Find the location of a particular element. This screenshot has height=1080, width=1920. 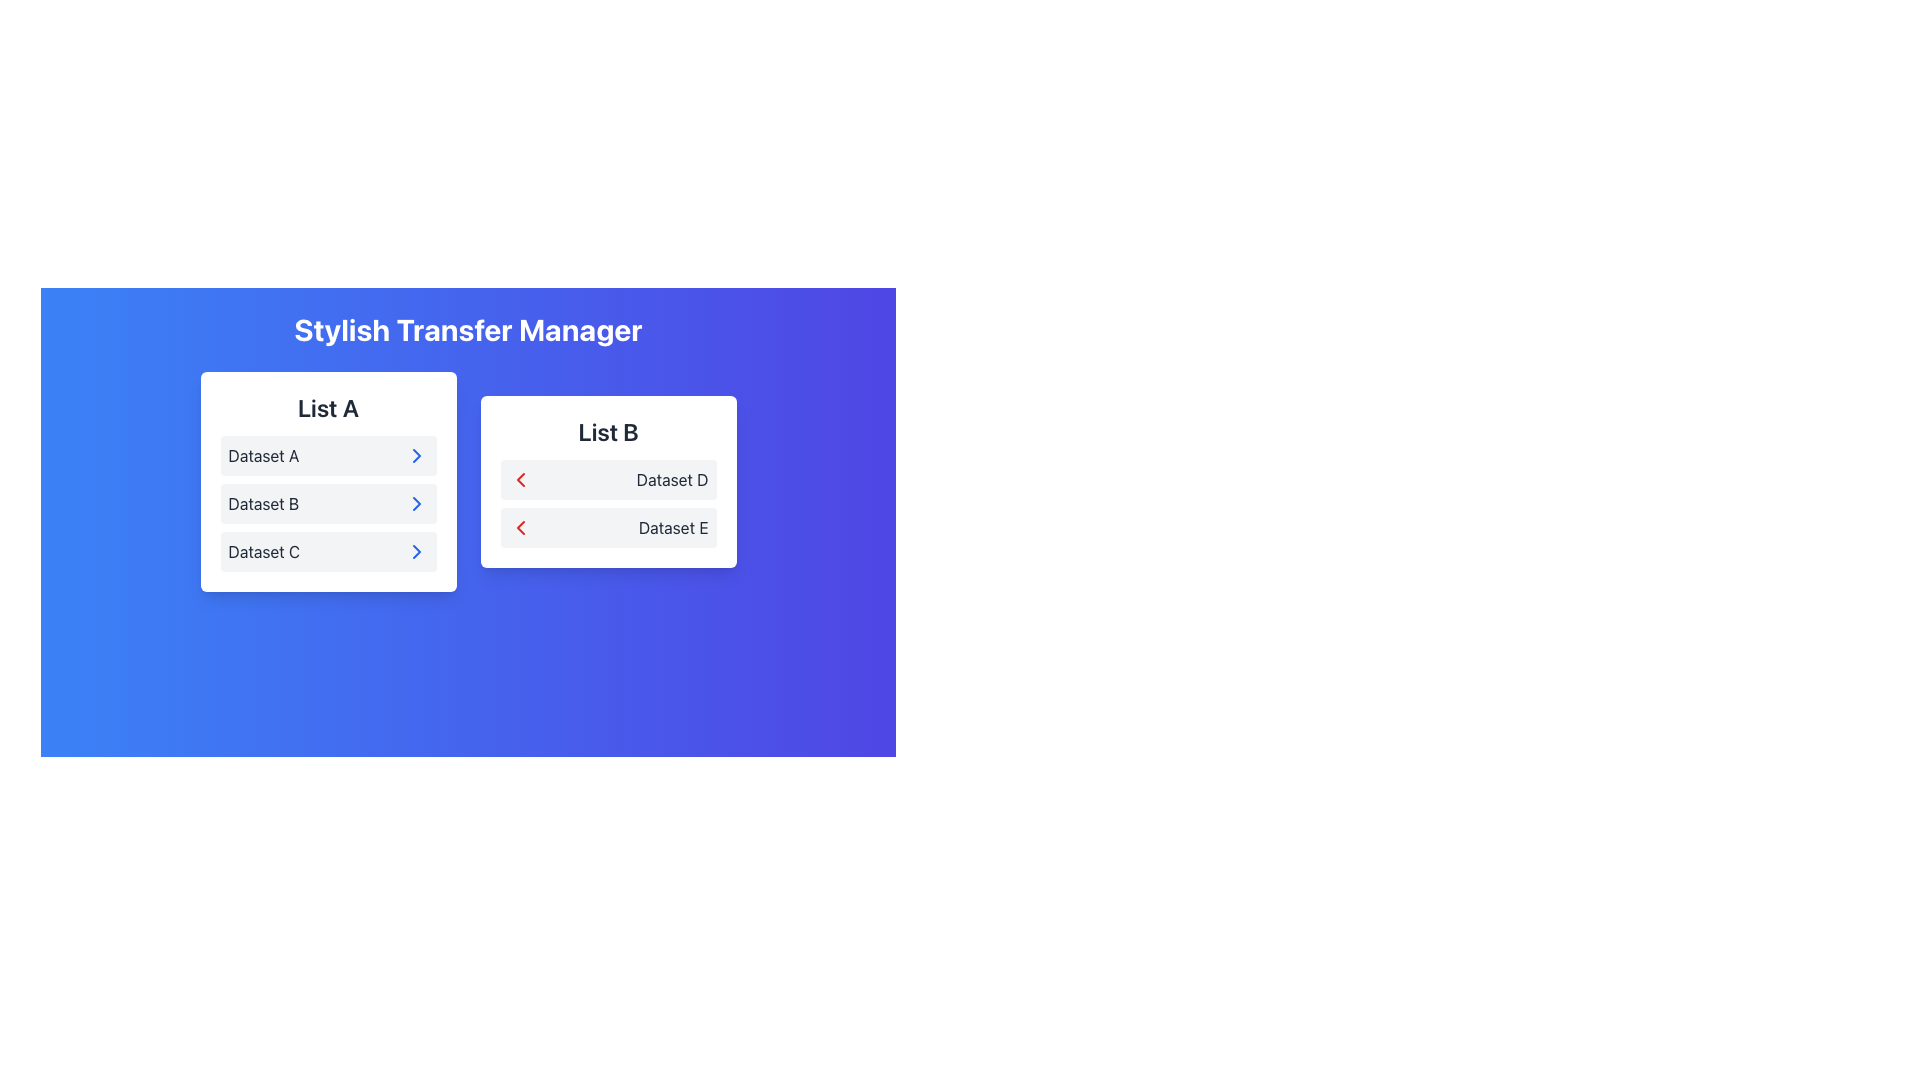

the text label 'Dataset C' in the left-hand card labeled 'List A' is located at coordinates (263, 551).